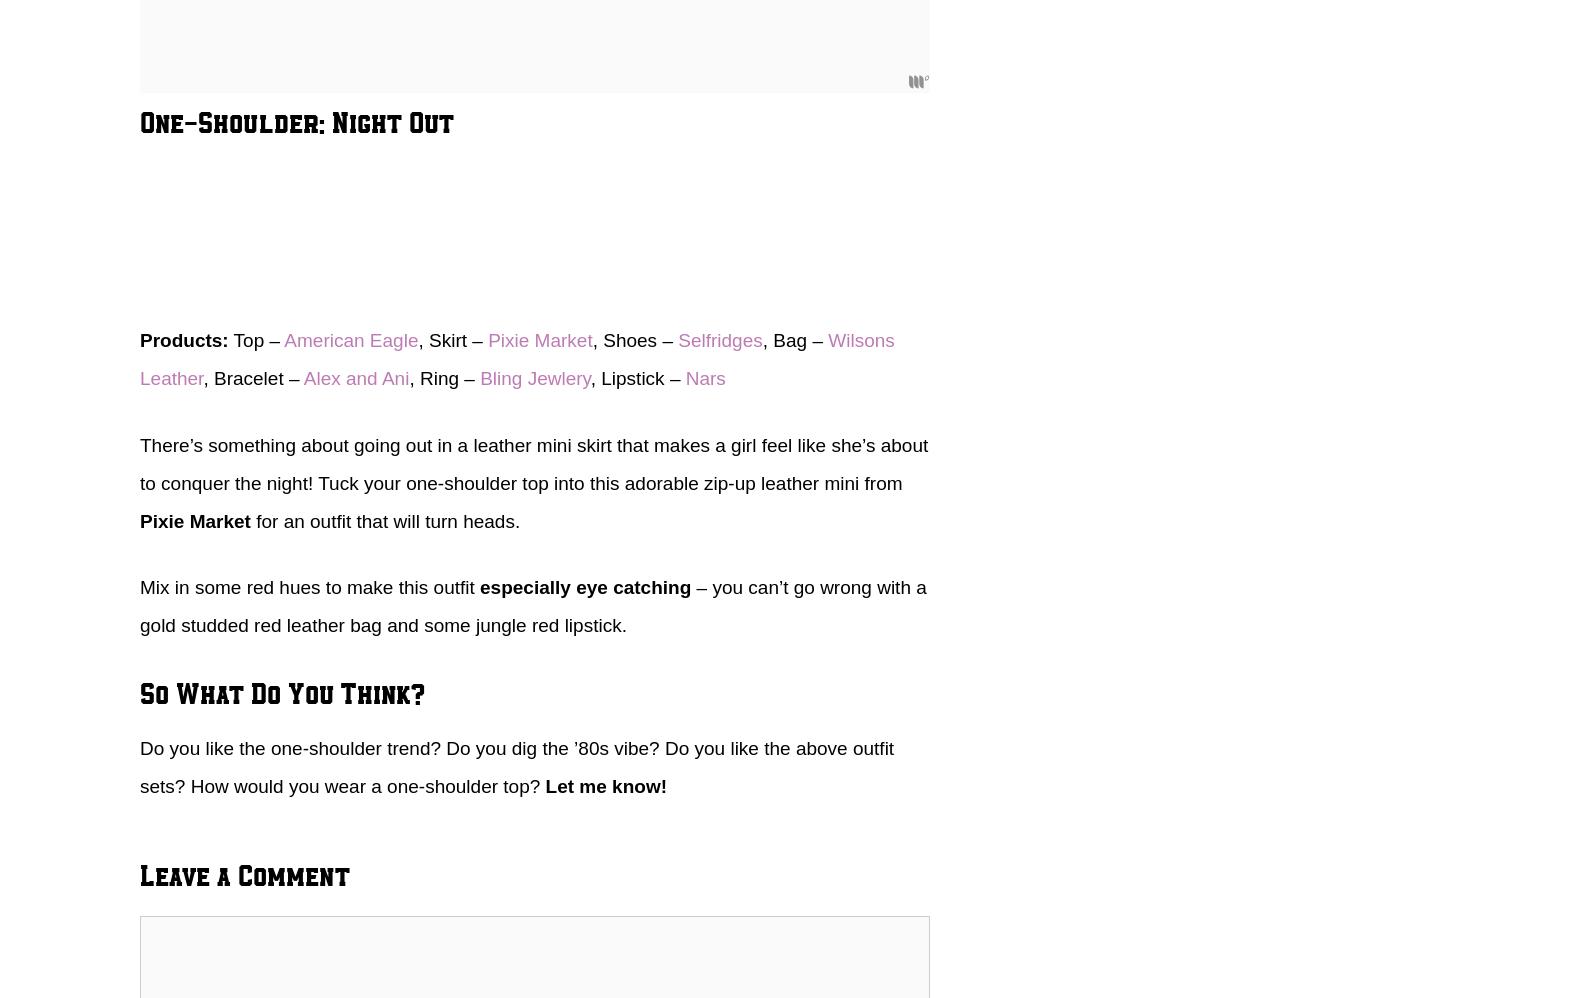  What do you see at coordinates (545, 784) in the screenshot?
I see `'Let me know!'` at bounding box center [545, 784].